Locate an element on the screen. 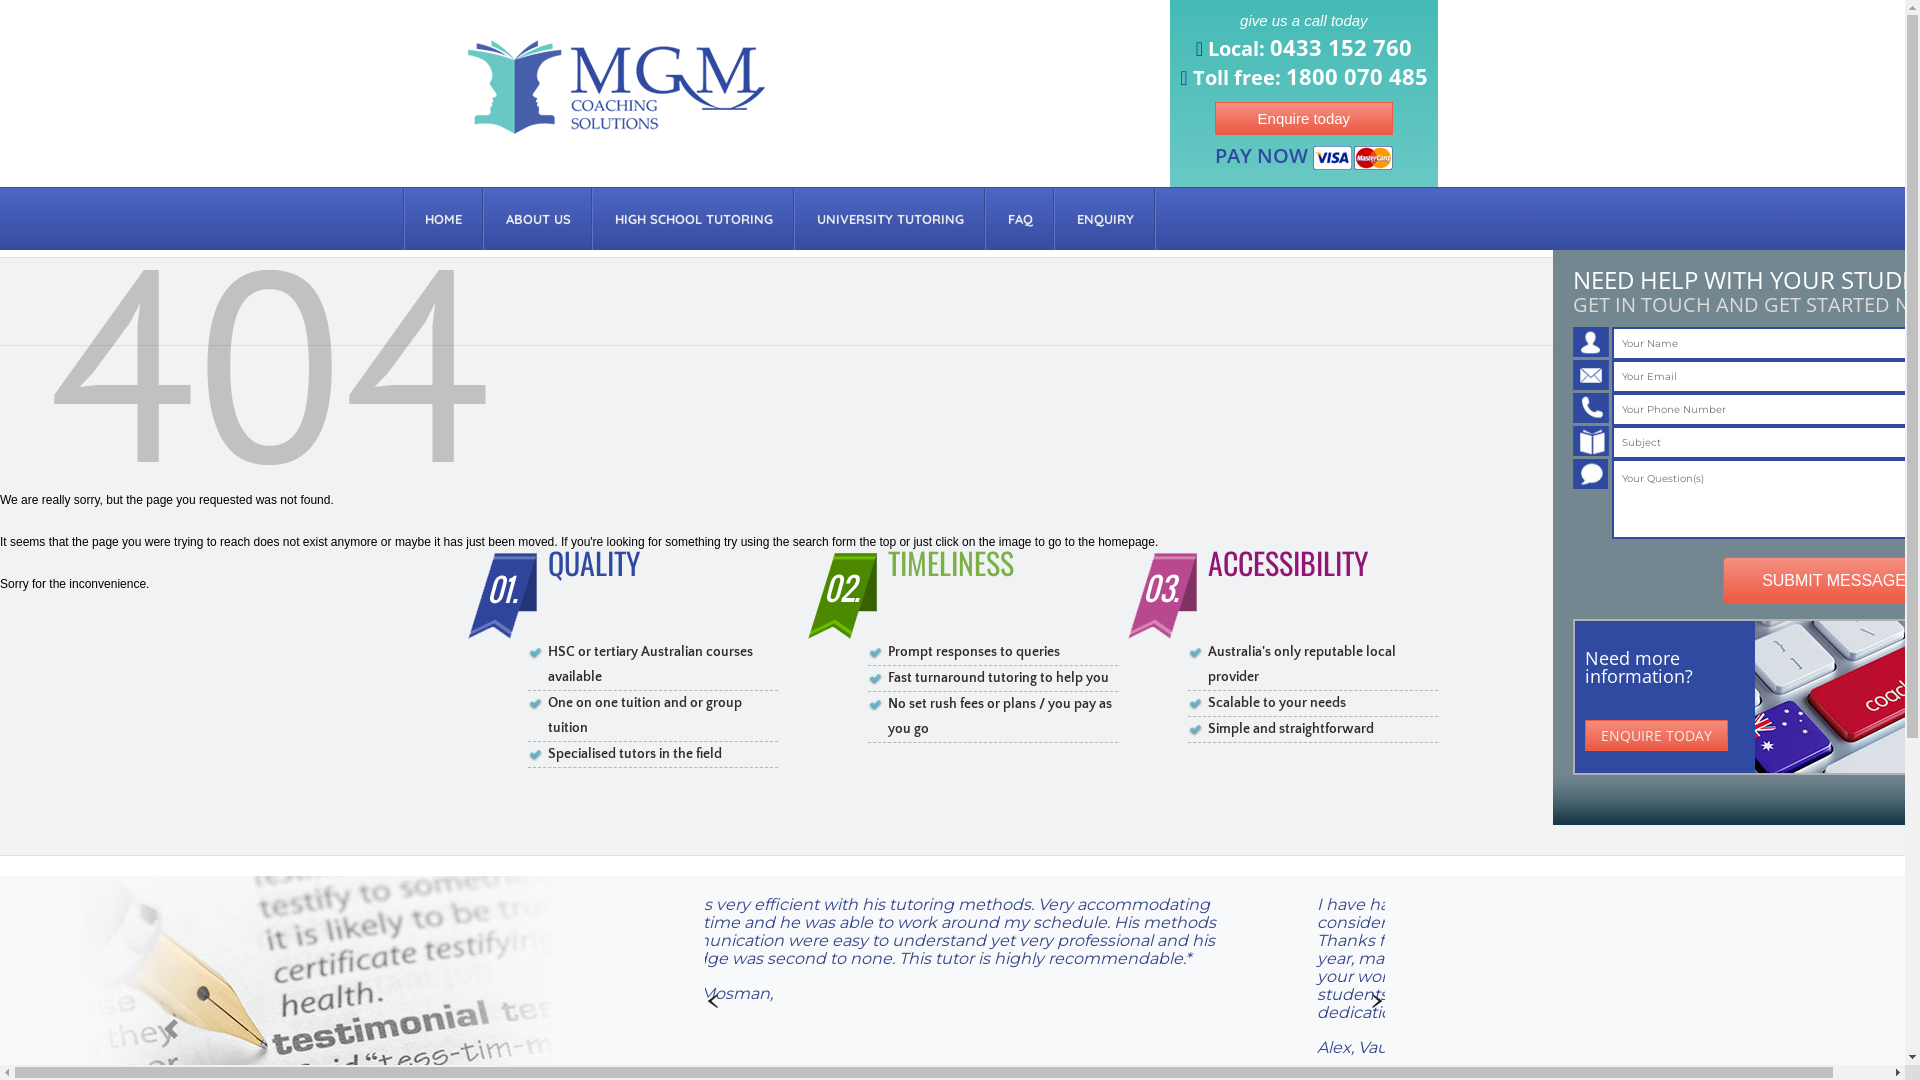 The width and height of the screenshot is (1920, 1080). 'UNIVERSITY TUTORING' is located at coordinates (888, 219).